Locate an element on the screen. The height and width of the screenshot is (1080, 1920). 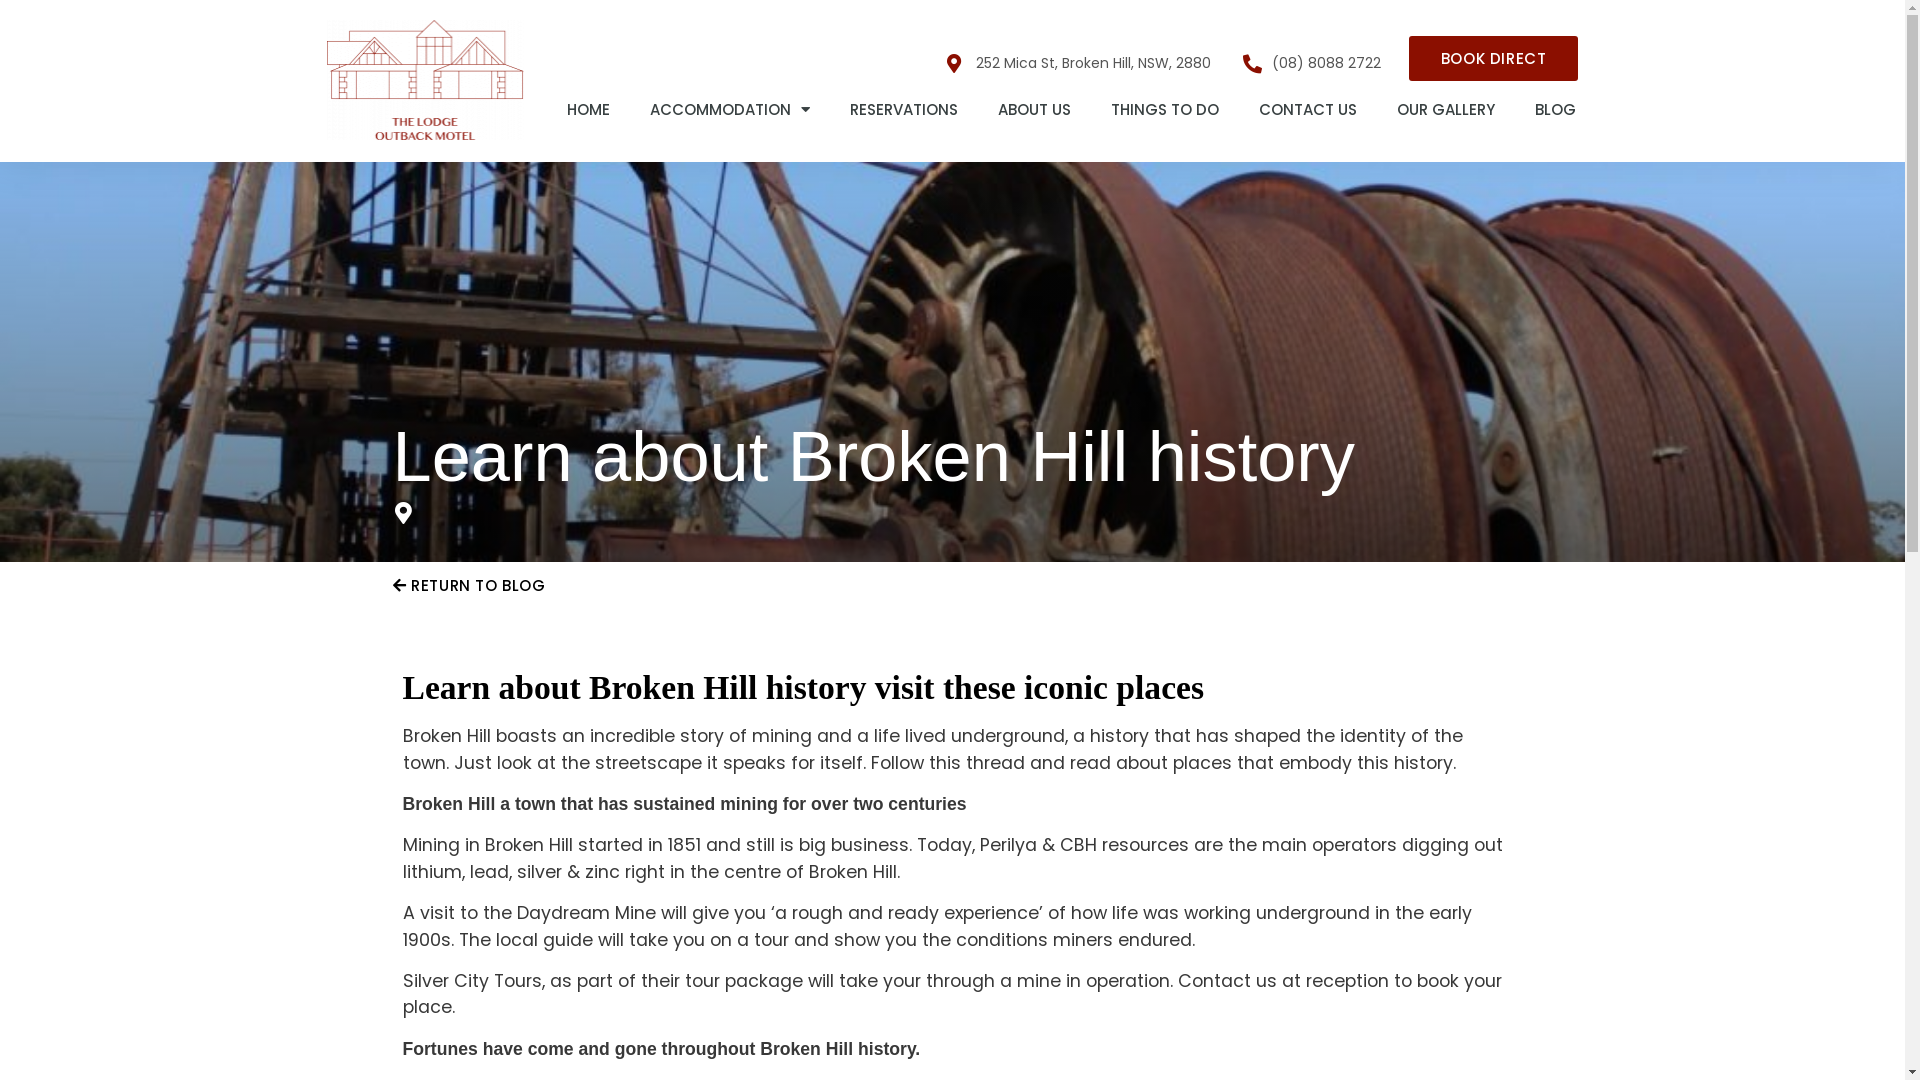
'(08) 8088 2722' is located at coordinates (1311, 61).